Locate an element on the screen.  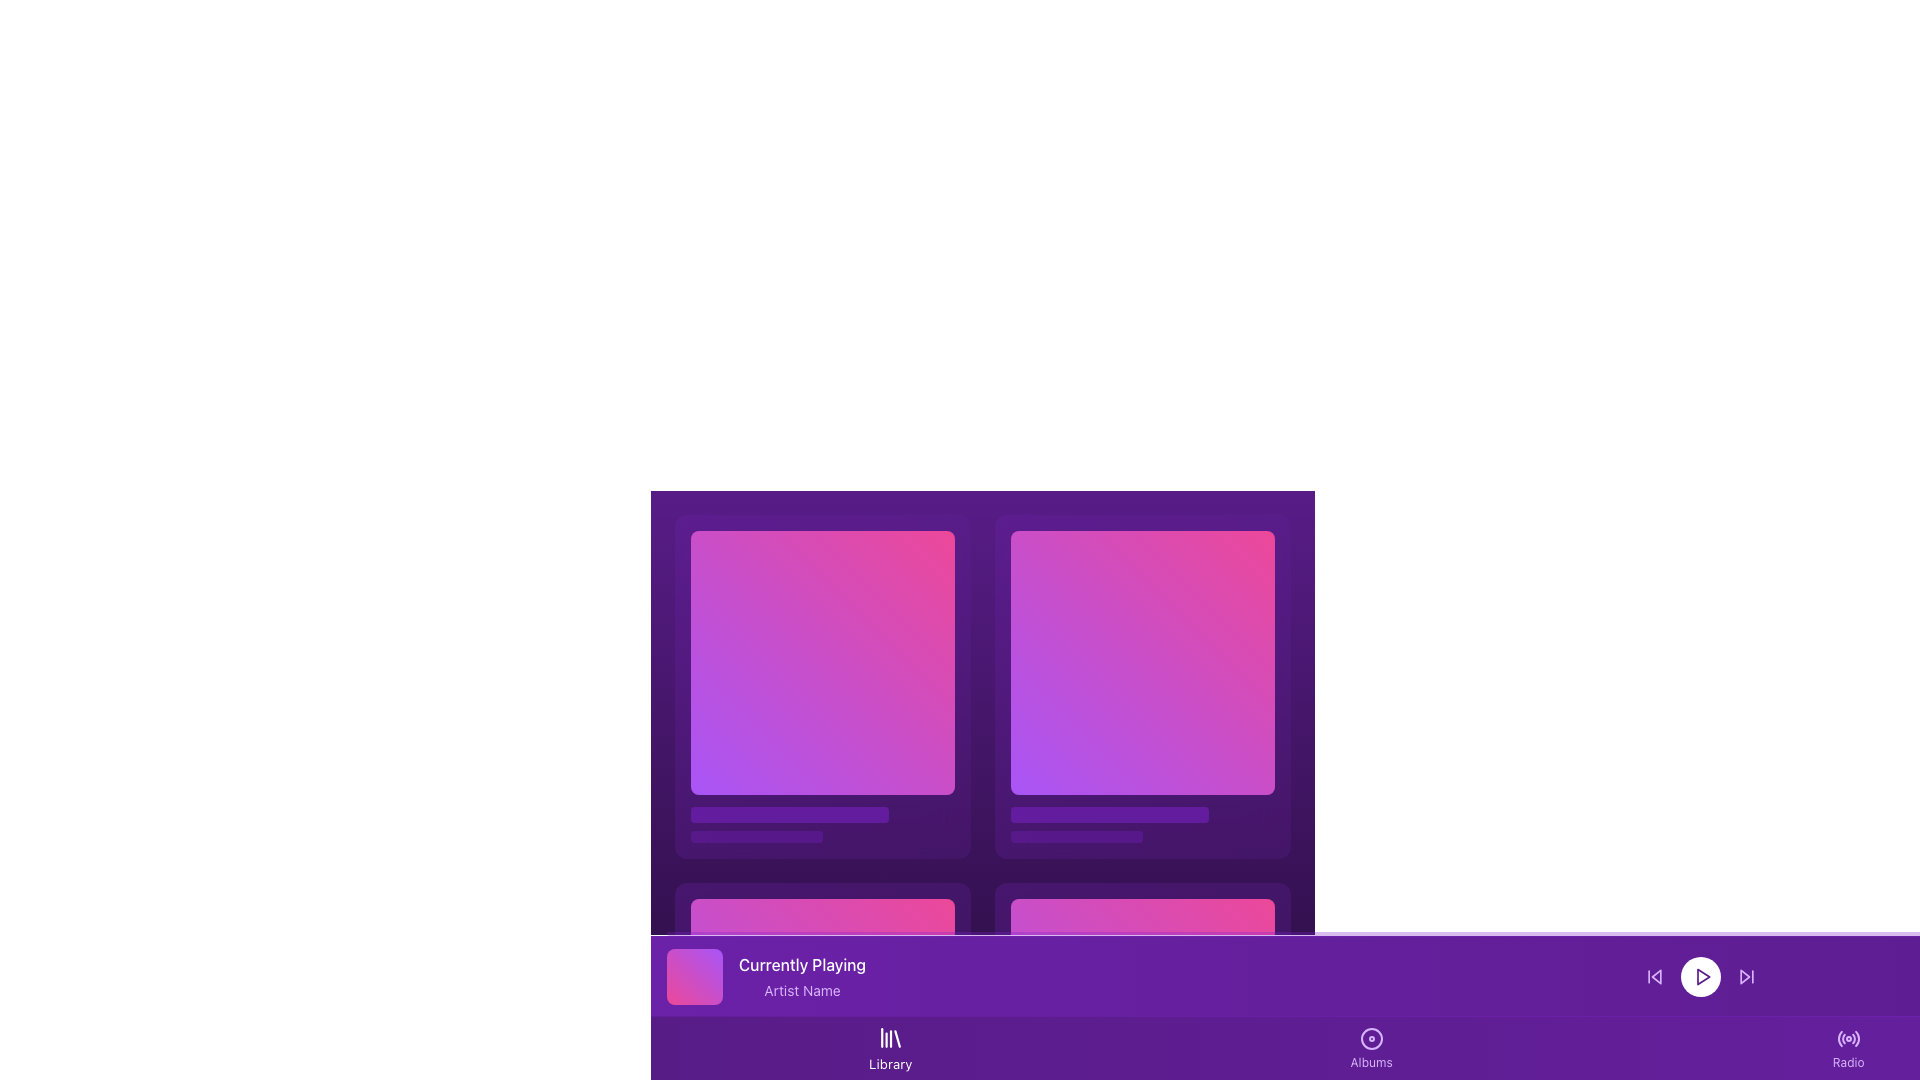
the circular icon with a purple ring and a purple-filled center, associated with the 'Albums' label, located above the 'Albums' text on the bottom navigation bar is located at coordinates (1370, 1037).